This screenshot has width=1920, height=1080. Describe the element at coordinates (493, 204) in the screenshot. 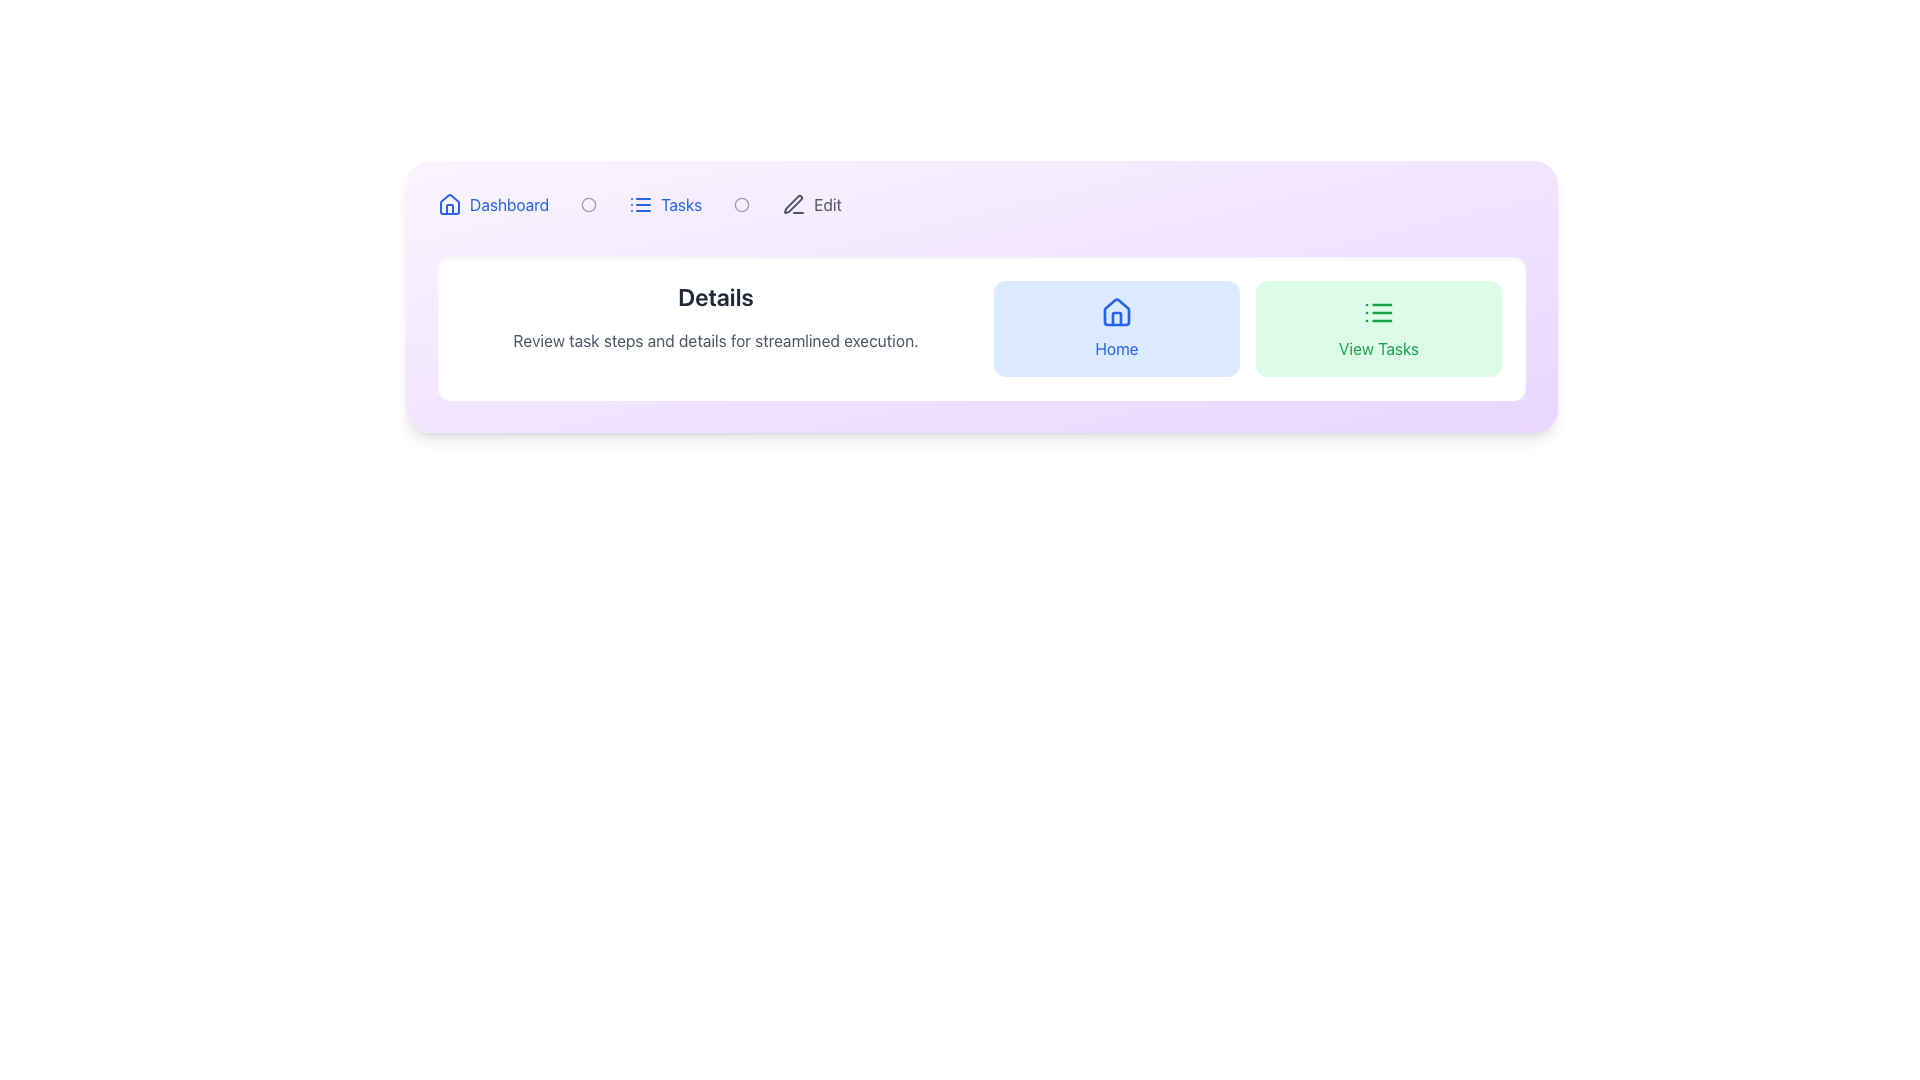

I see `the 'Dashboard' hypertext link with a home icon` at that location.